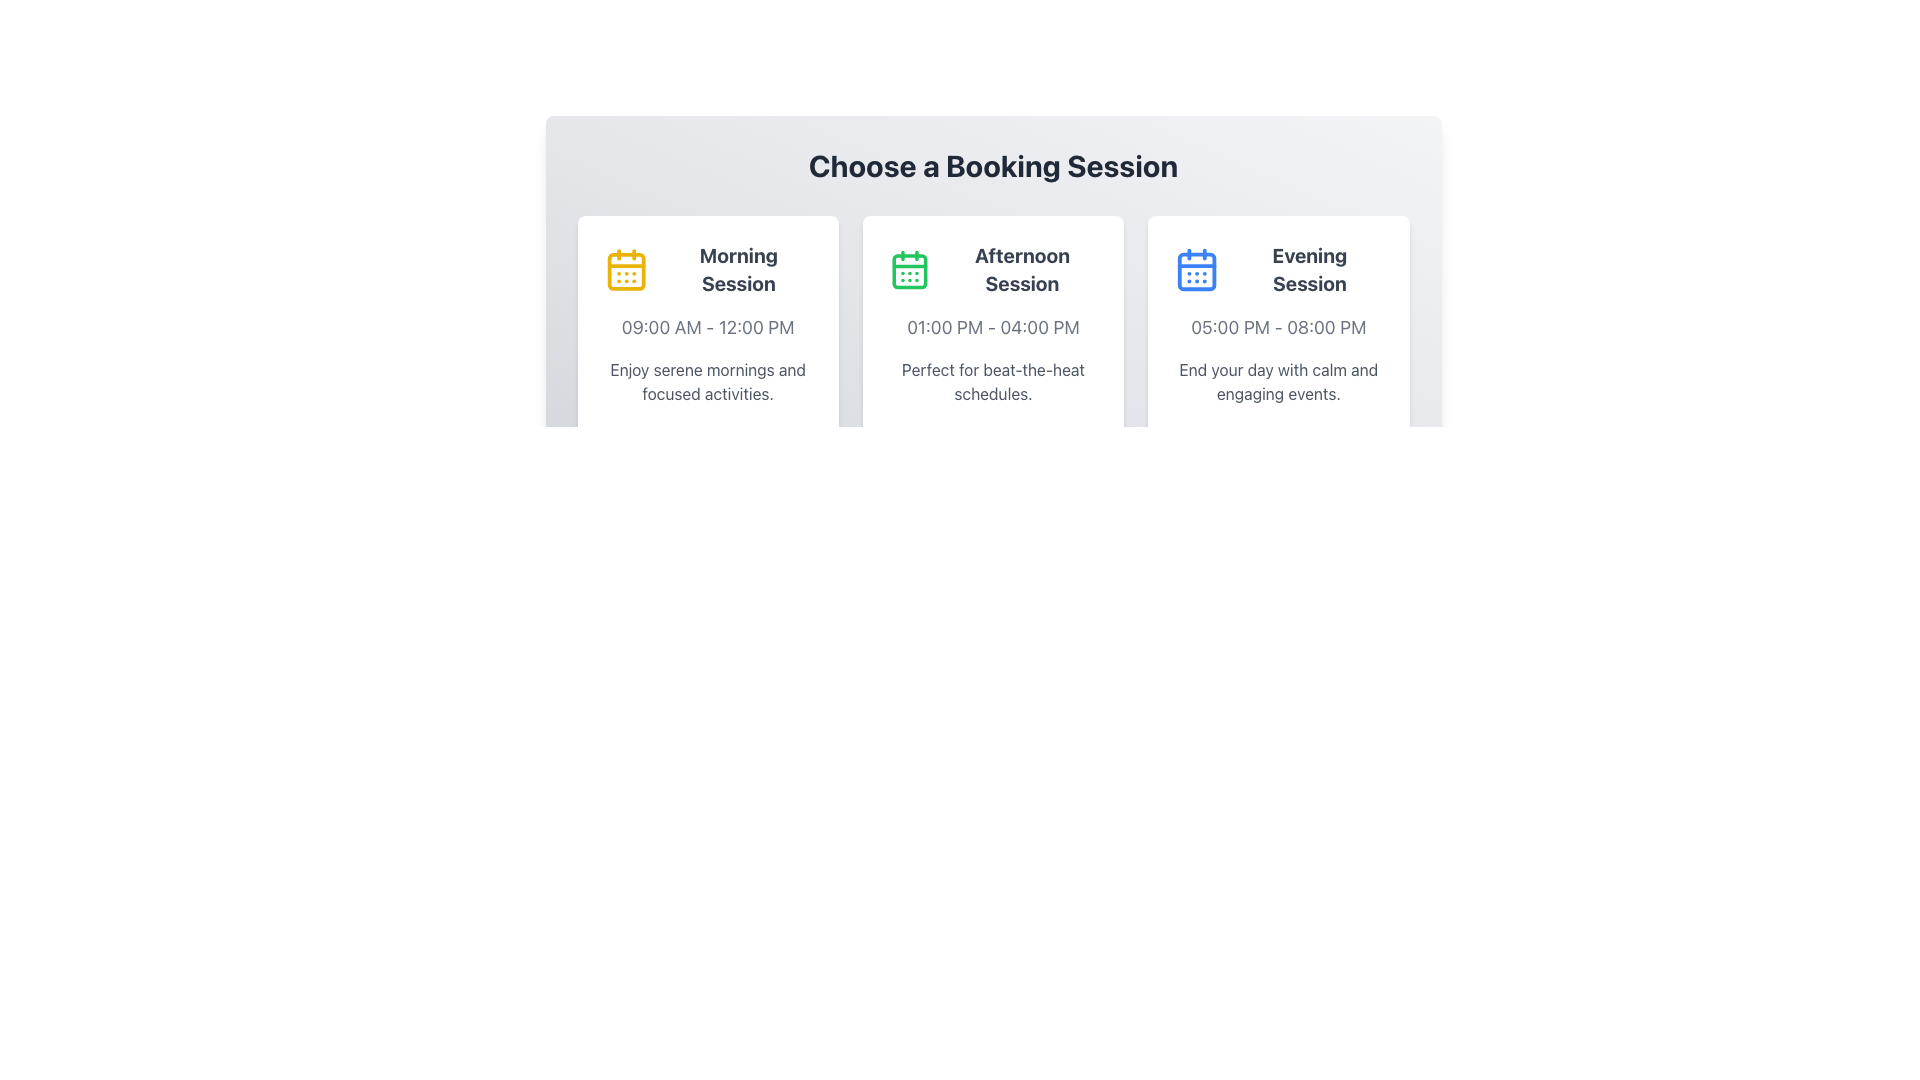  What do you see at coordinates (800, 441) in the screenshot?
I see `the decorative circular vector graphic located at the bottom-left corner of the 'Morning Session' card` at bounding box center [800, 441].